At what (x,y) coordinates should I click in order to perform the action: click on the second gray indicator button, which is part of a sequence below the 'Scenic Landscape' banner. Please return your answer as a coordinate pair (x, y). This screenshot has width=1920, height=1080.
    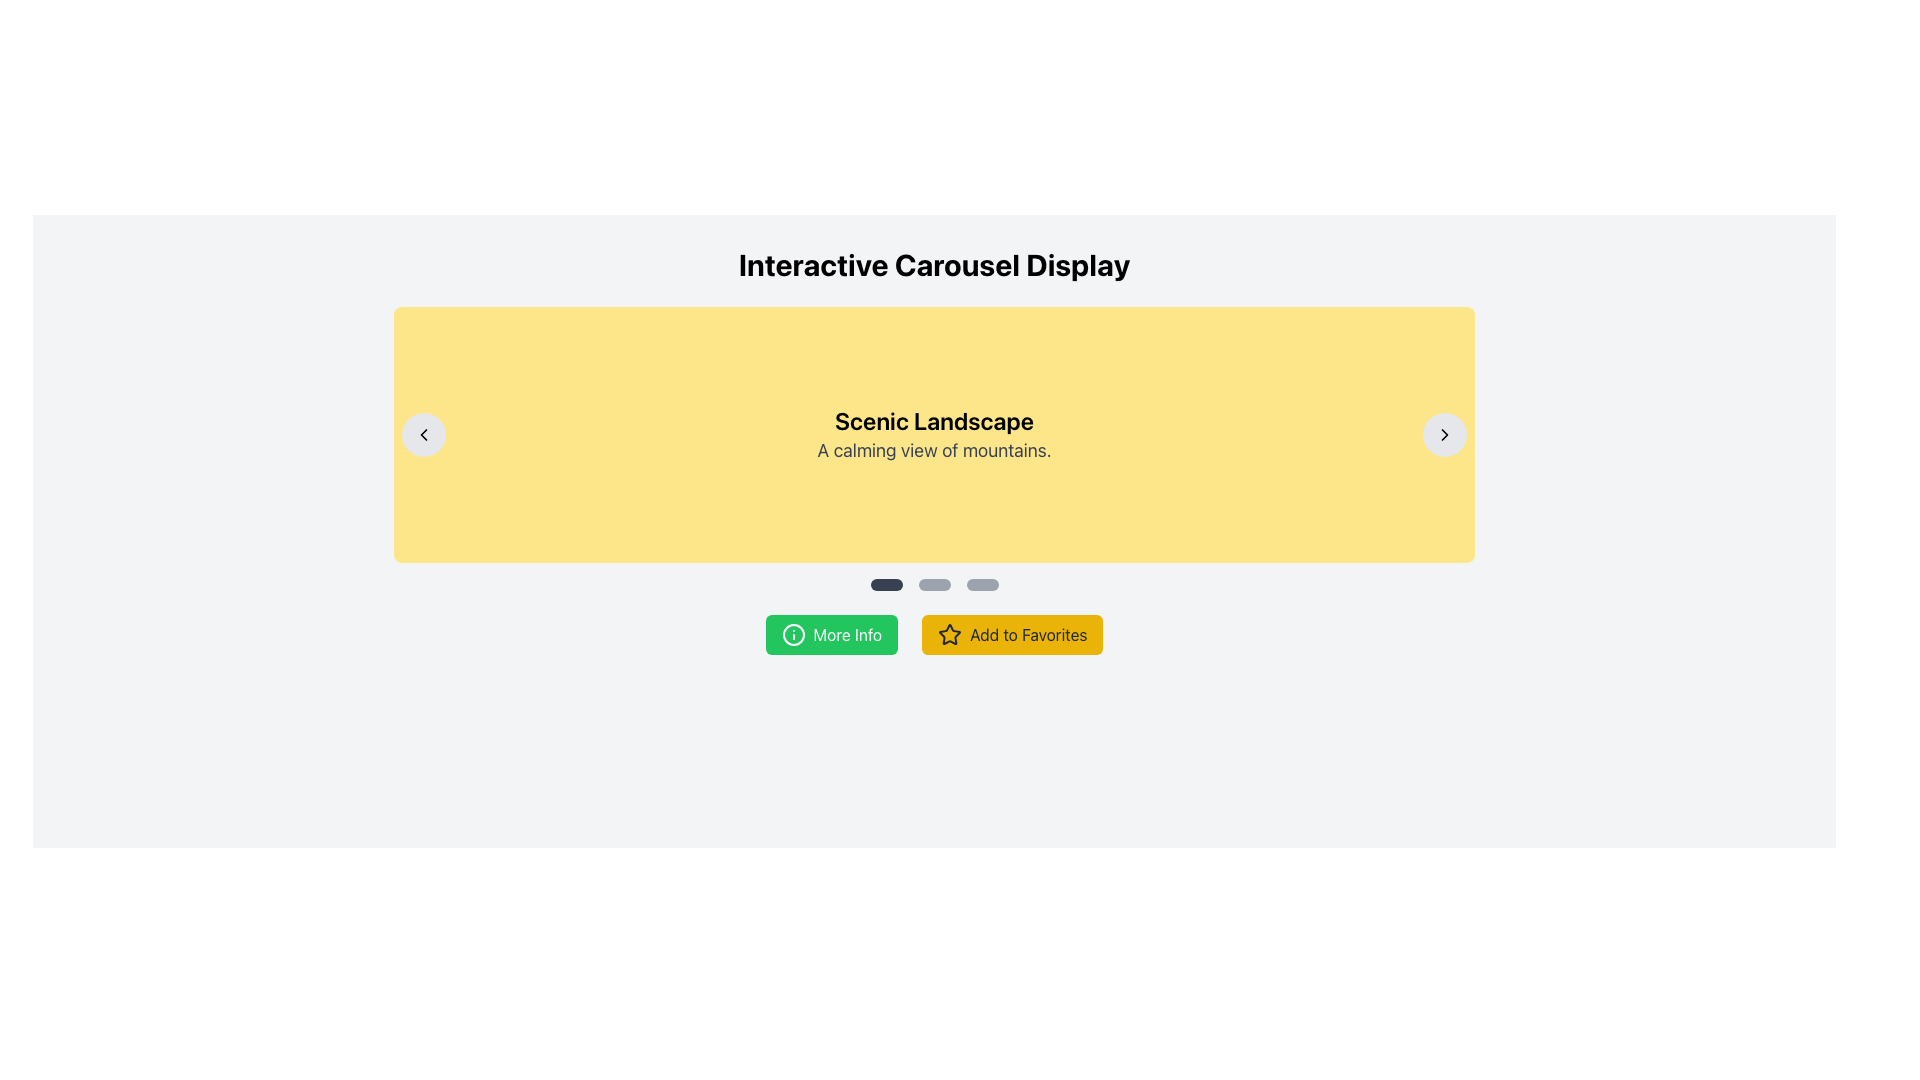
    Looking at the image, I should click on (933, 585).